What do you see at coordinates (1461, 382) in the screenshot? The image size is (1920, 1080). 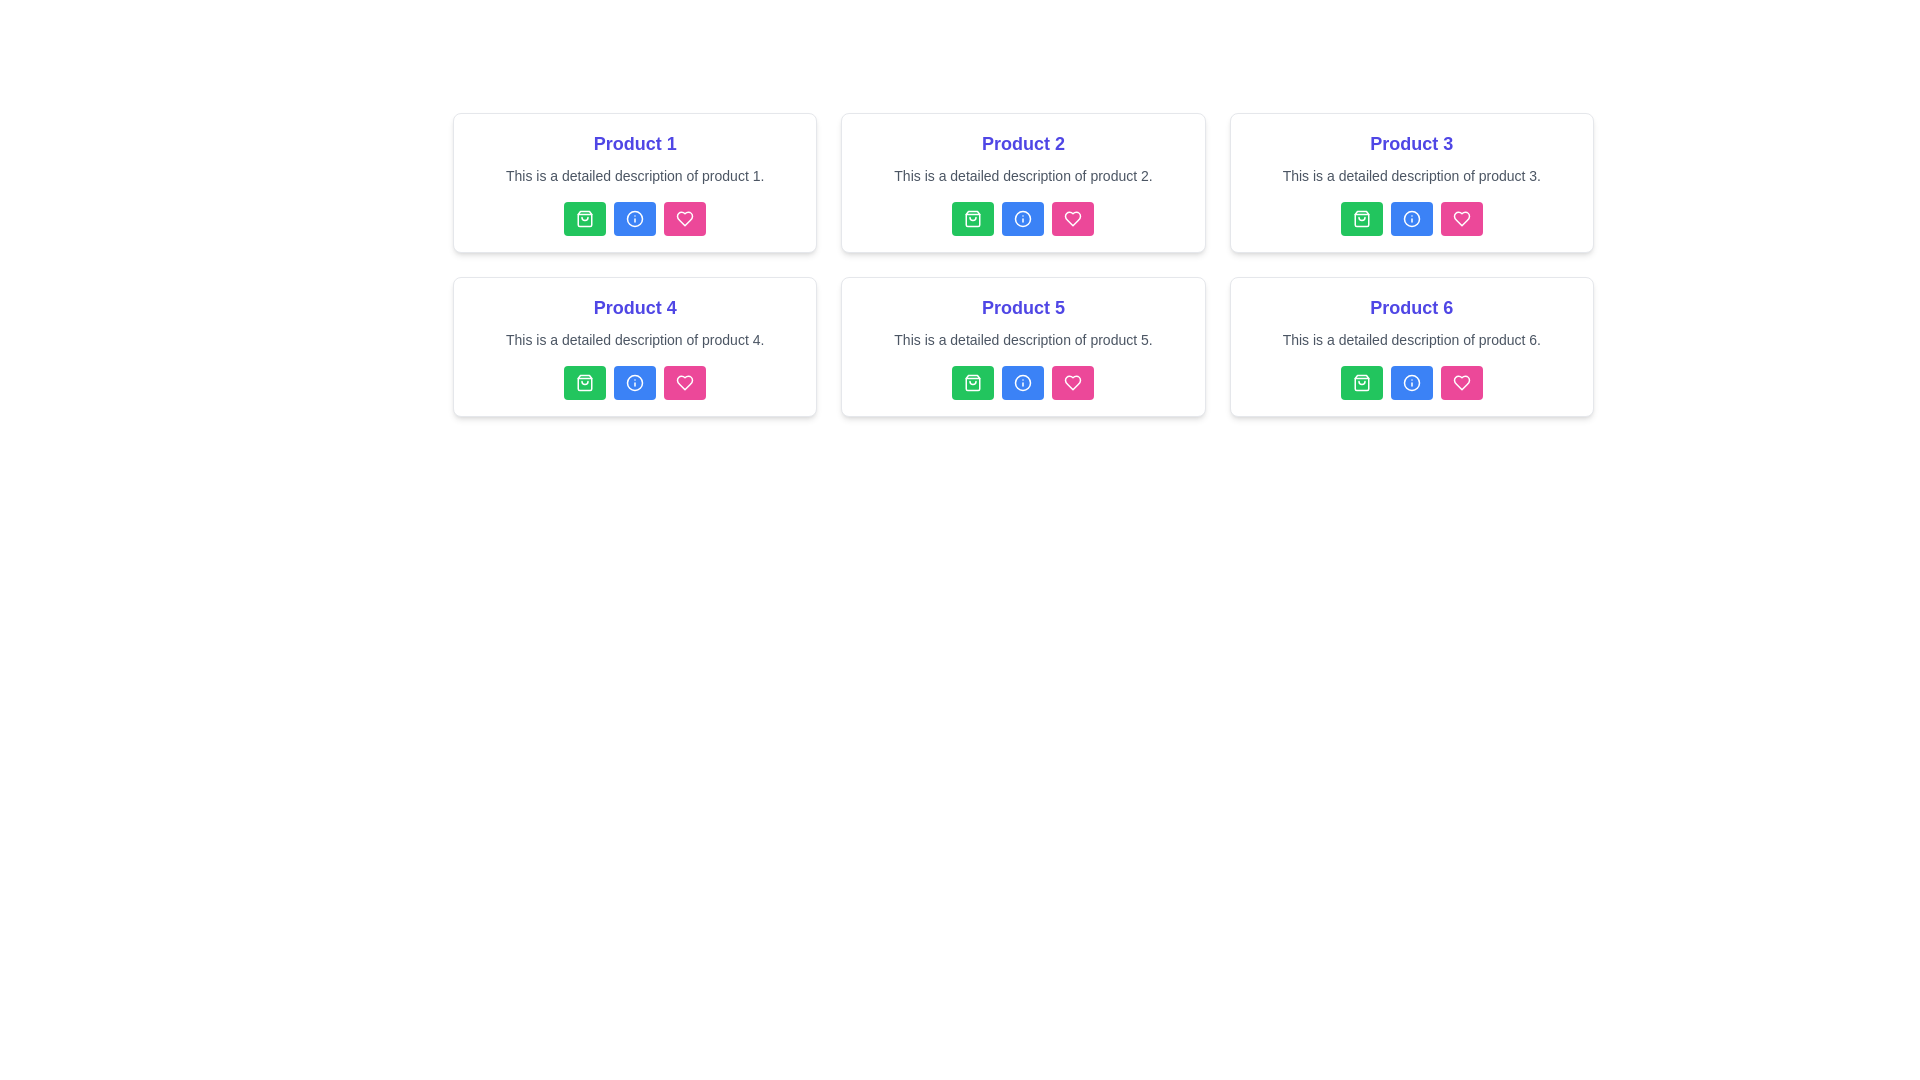 I see `the pink heart-like icon, which is the third icon in the action button row below the 'Product 6' description` at bounding box center [1461, 382].